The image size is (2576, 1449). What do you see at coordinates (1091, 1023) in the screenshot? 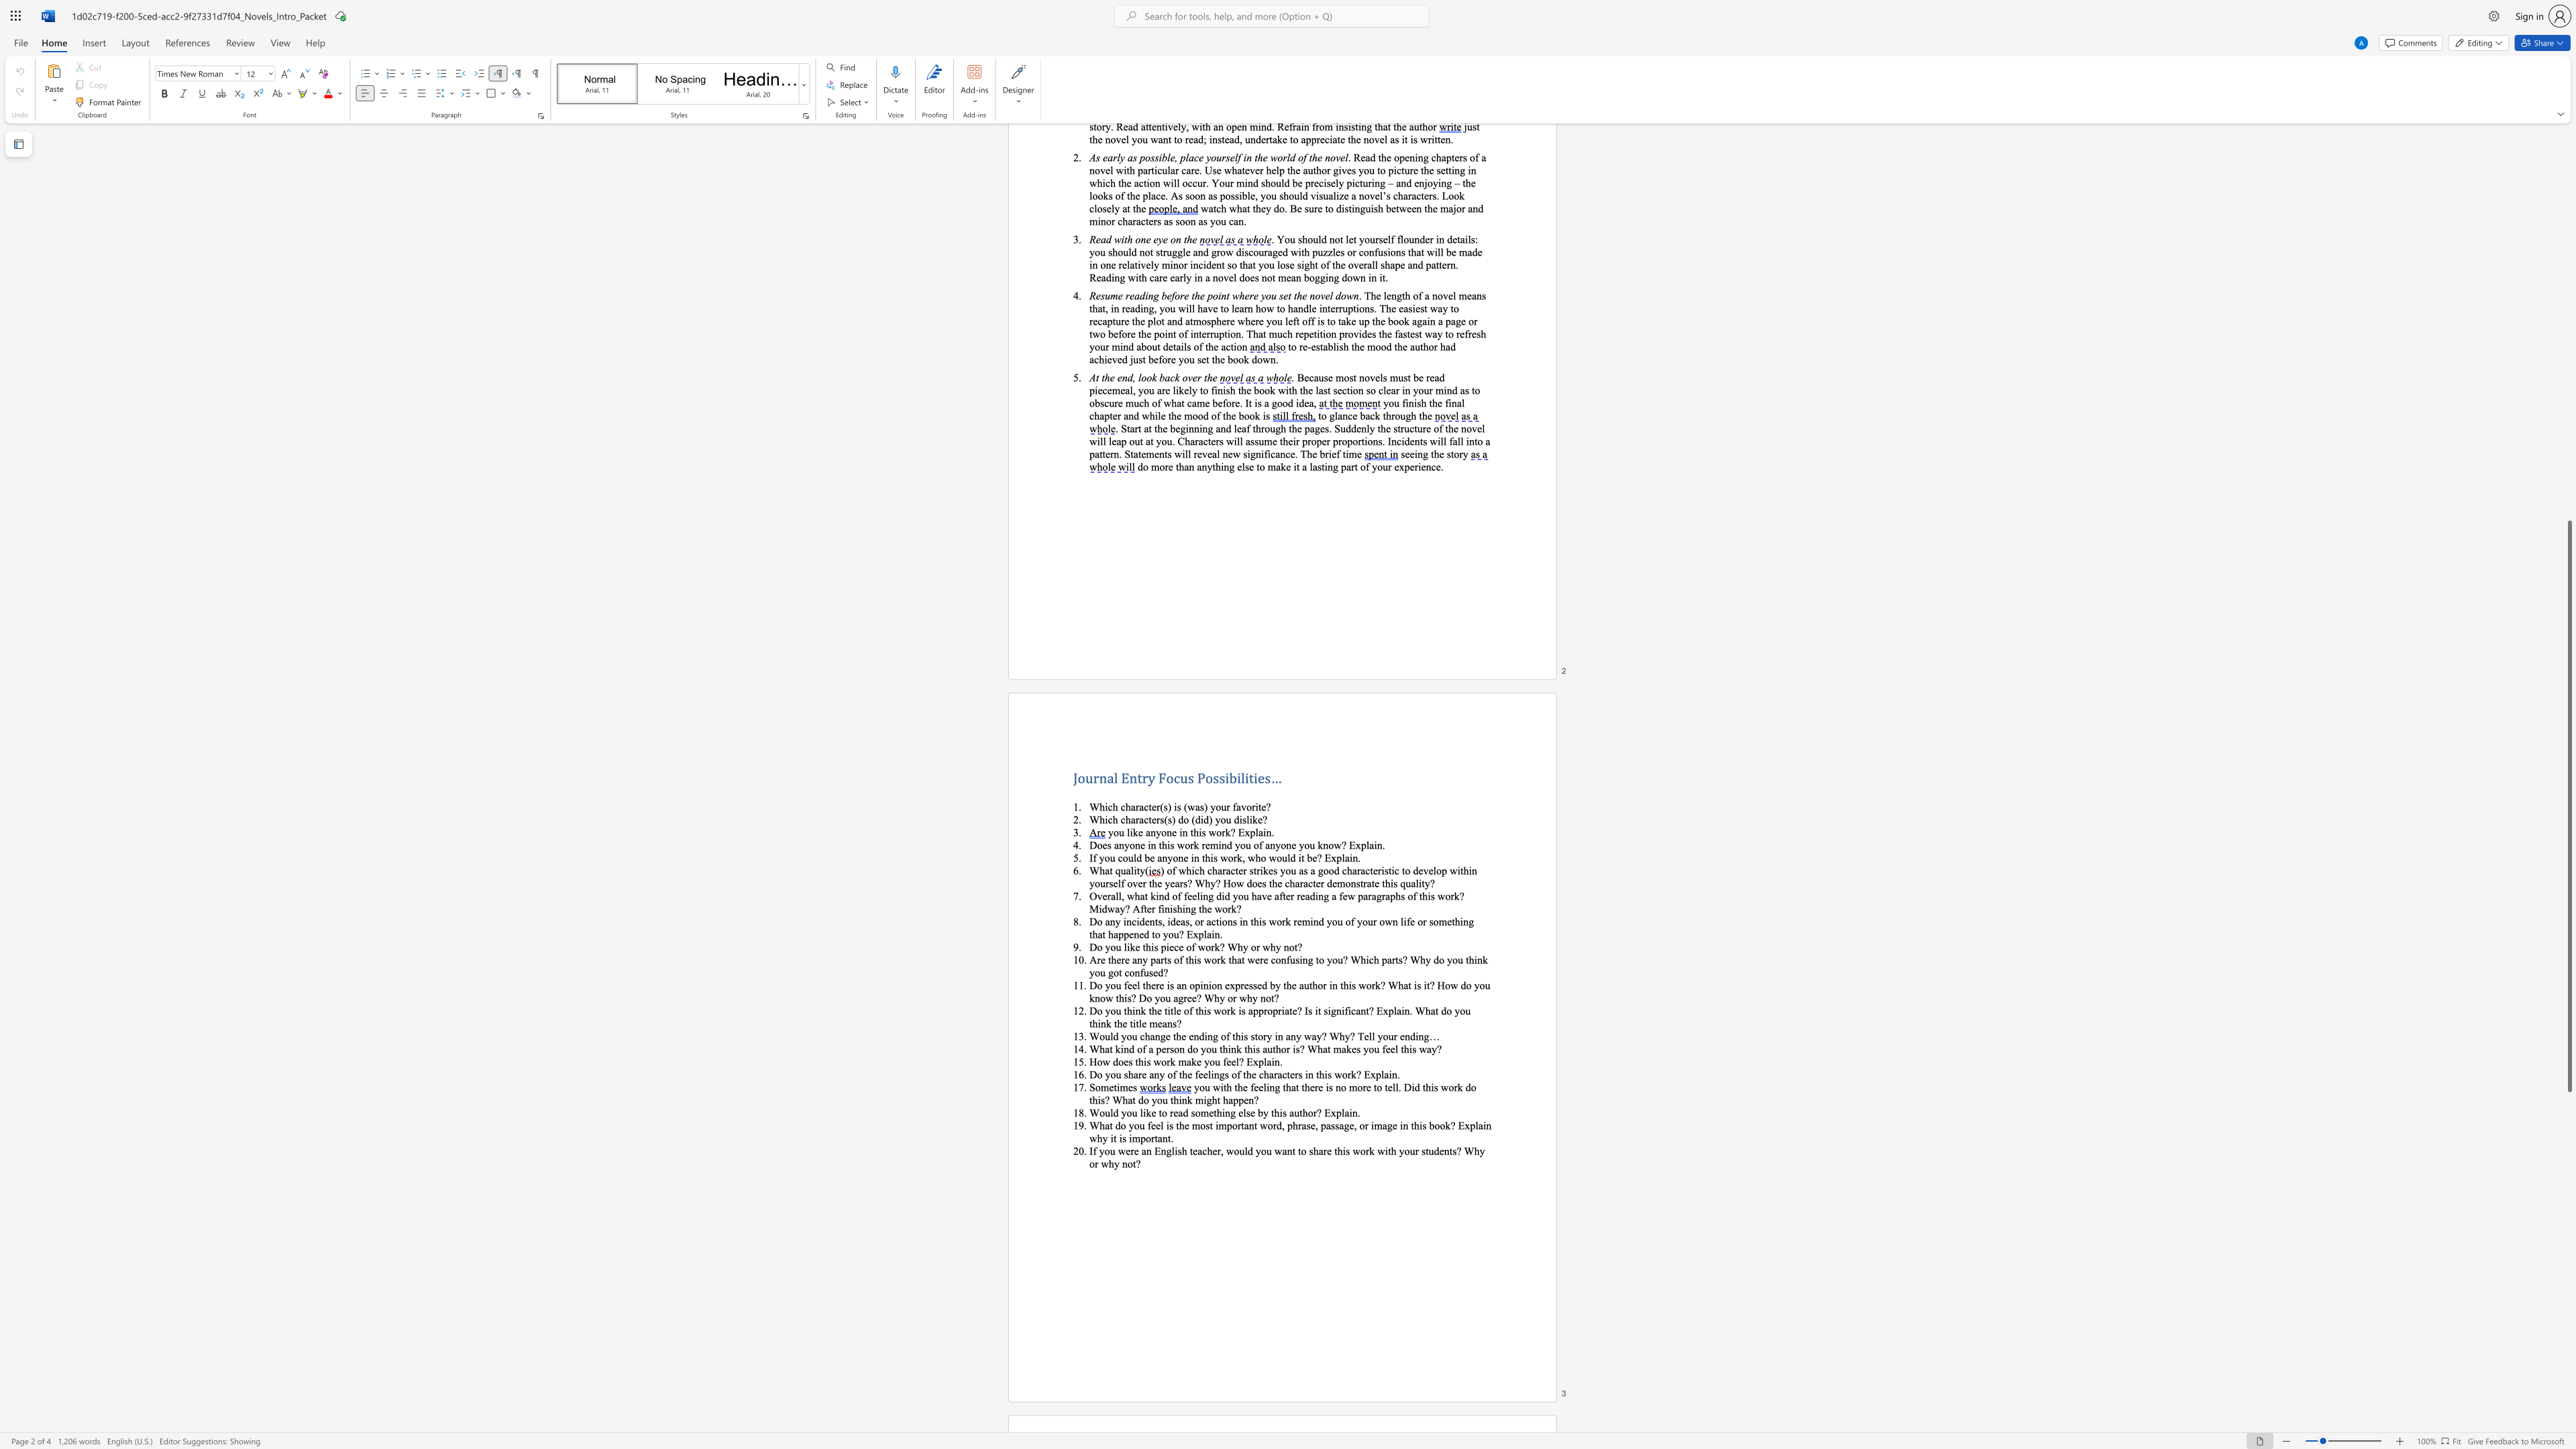
I see `the 4th character "t" in the text` at bounding box center [1091, 1023].